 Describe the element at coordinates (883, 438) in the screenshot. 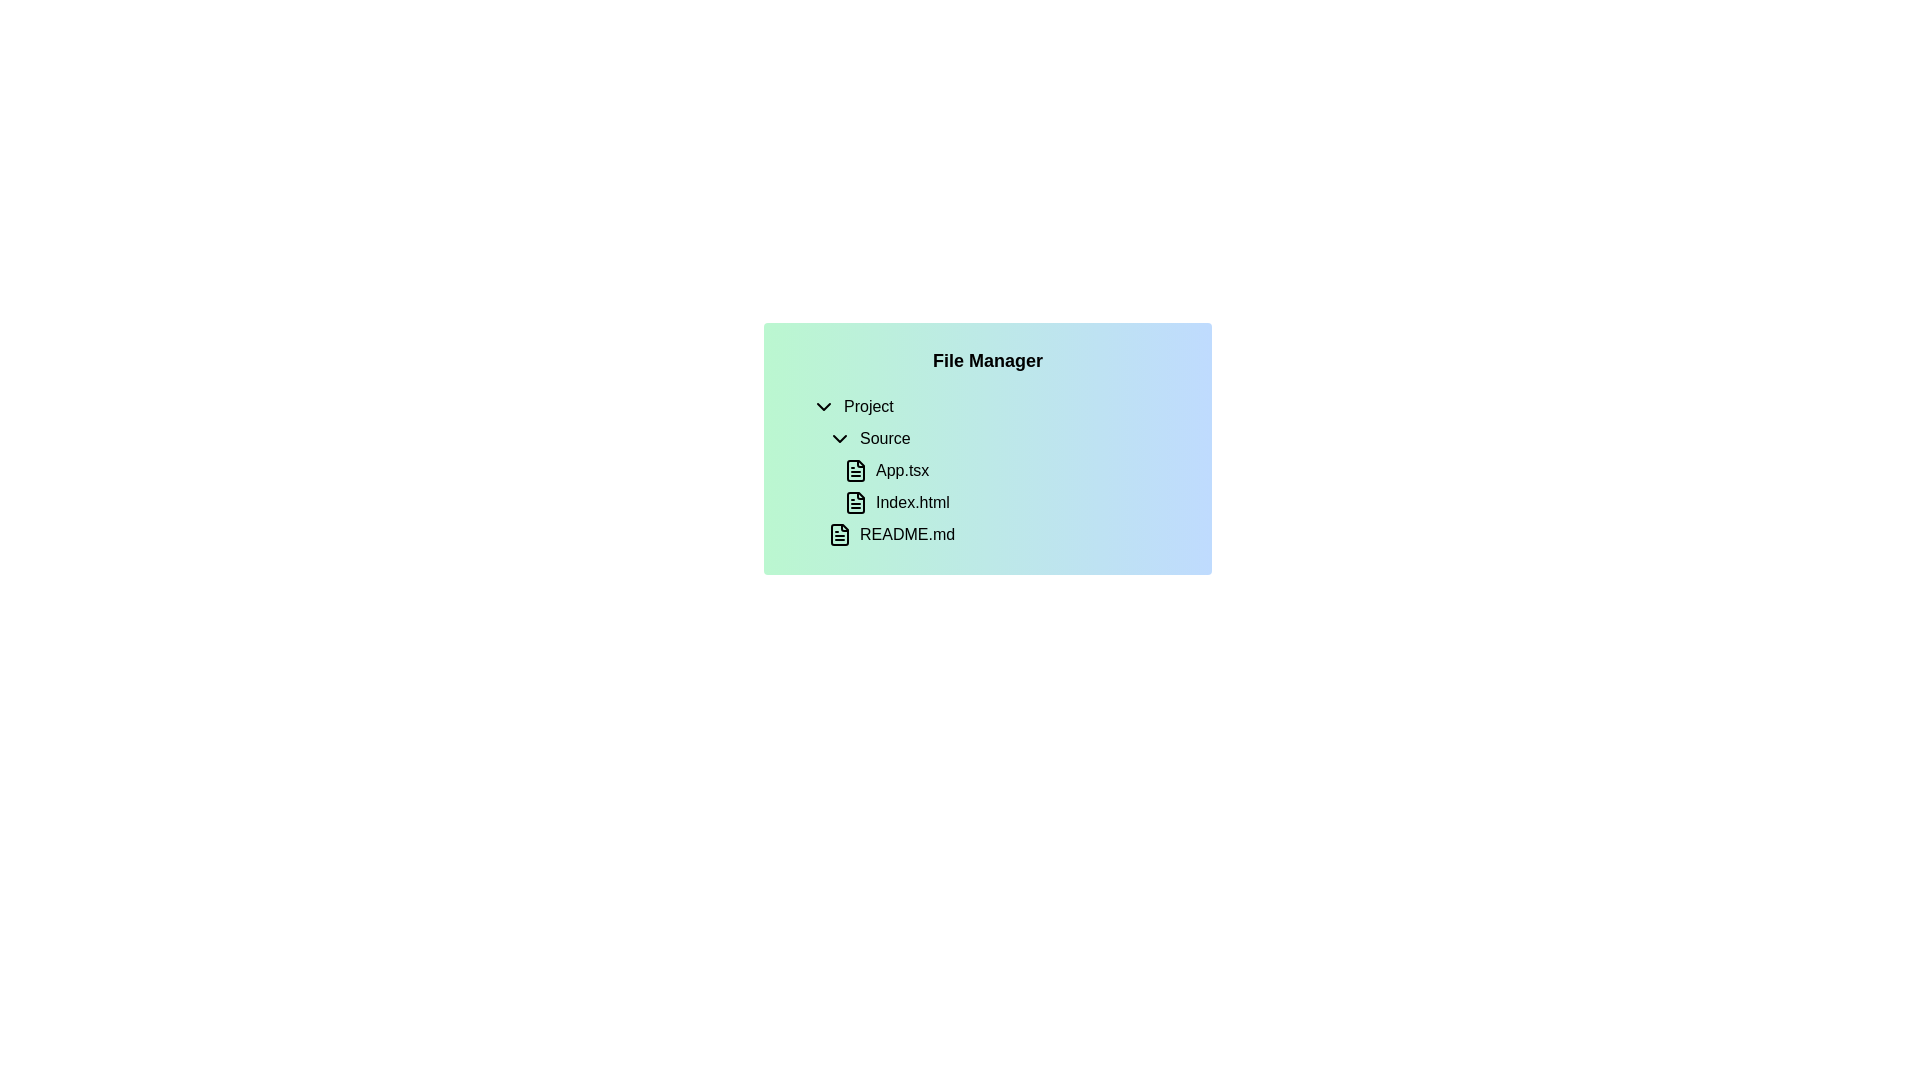

I see `on the 'Source' label element located under the 'Project' section in the file management interface` at that location.